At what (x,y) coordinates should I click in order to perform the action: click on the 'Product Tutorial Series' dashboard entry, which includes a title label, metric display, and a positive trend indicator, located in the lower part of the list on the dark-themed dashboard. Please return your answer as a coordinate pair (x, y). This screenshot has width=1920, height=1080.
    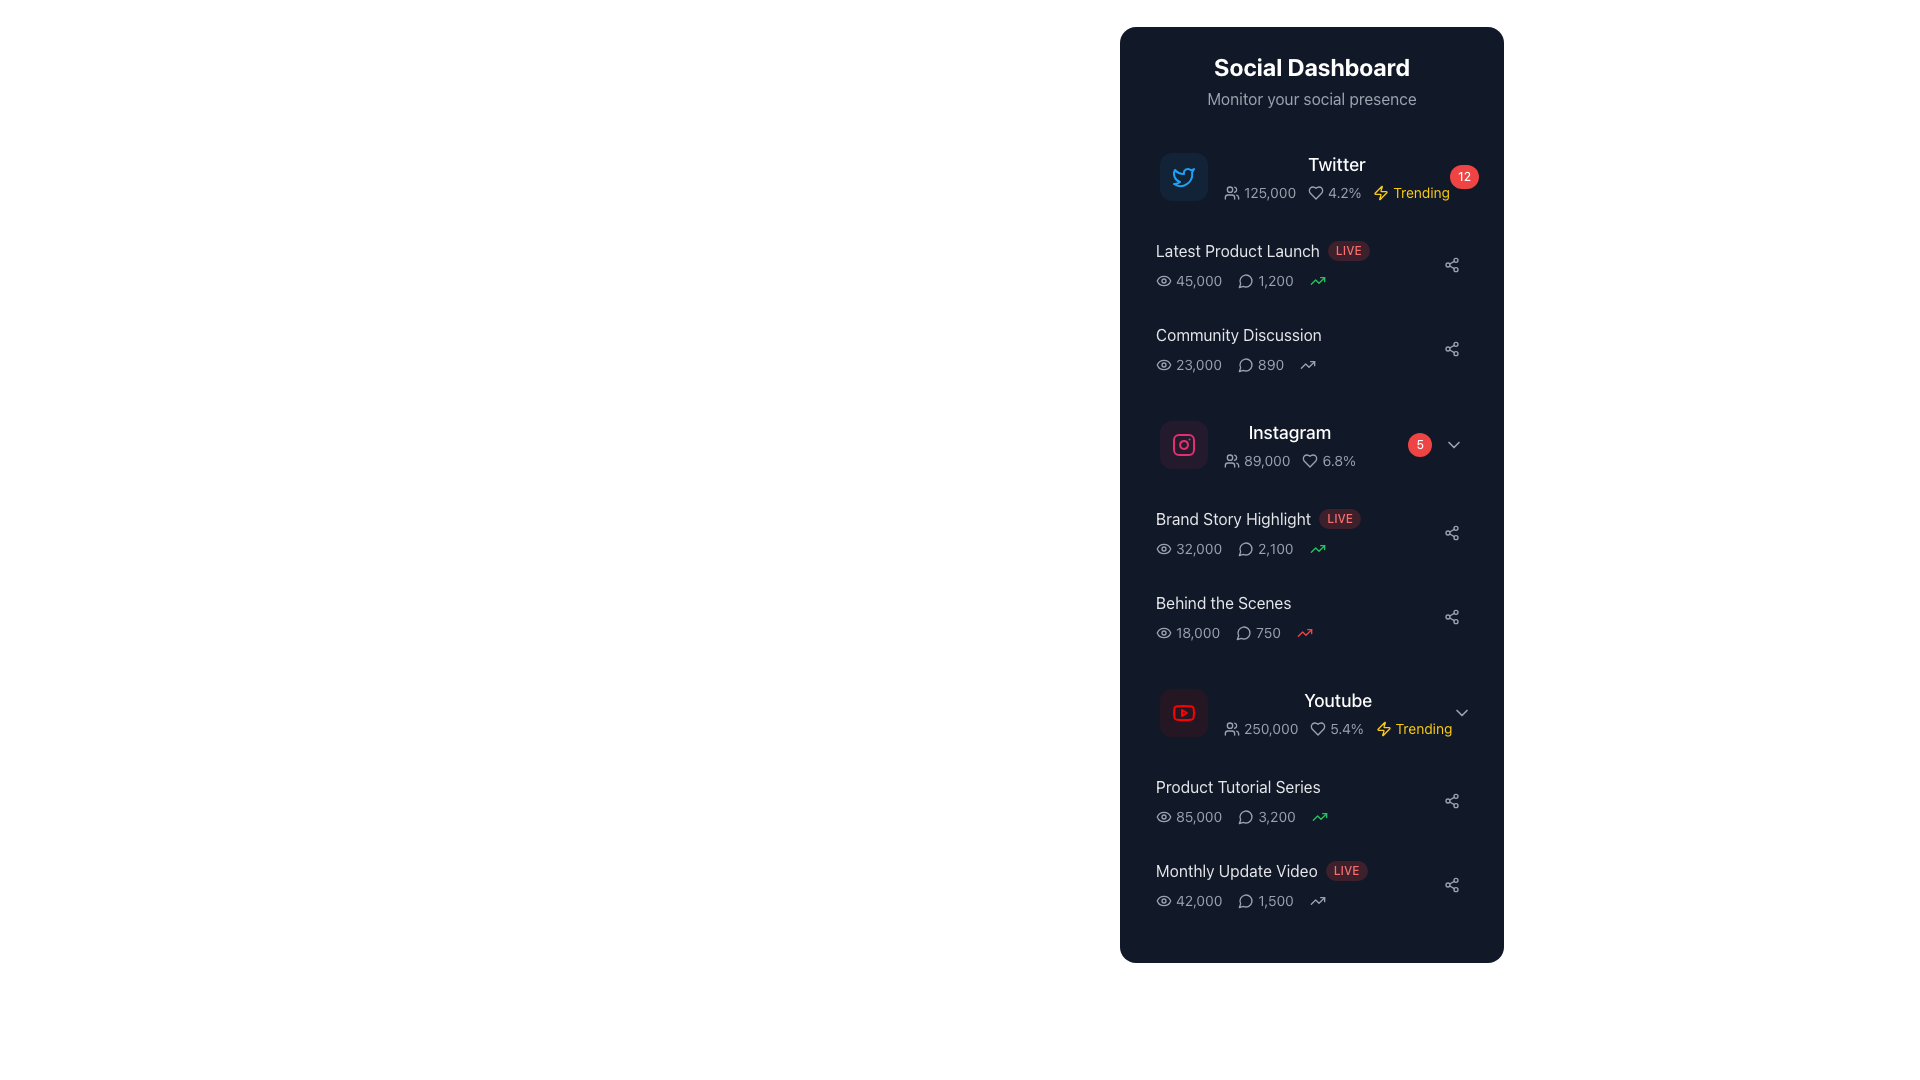
    Looking at the image, I should click on (1296, 800).